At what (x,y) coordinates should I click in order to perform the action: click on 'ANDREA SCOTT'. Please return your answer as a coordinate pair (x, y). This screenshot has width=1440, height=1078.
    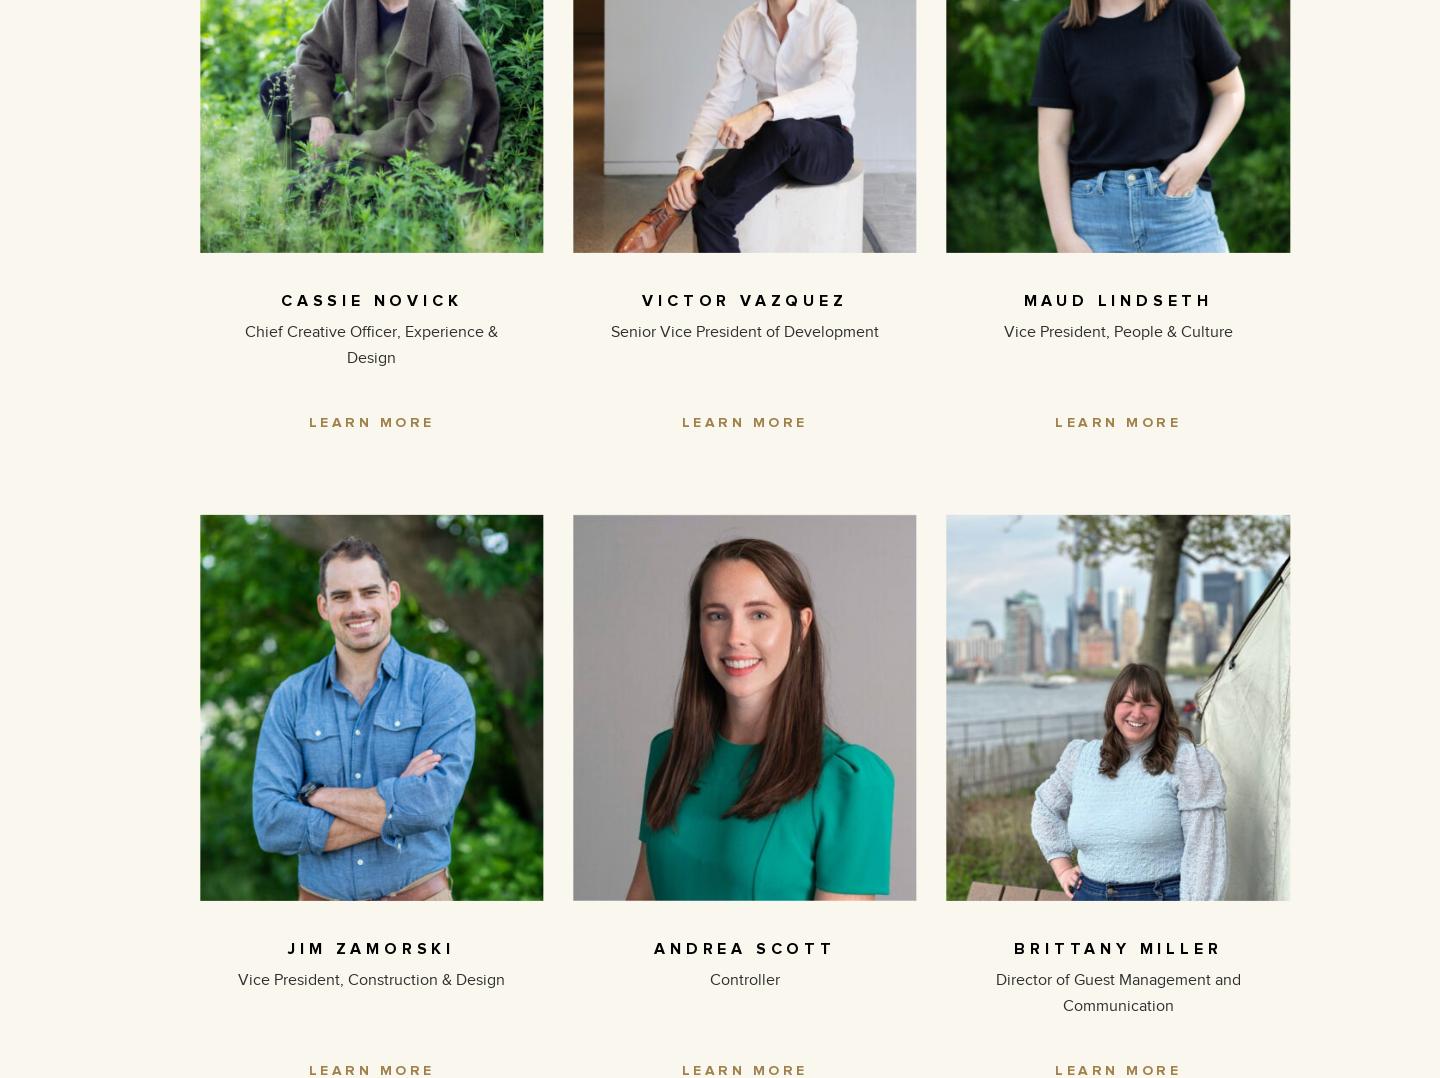
    Looking at the image, I should click on (743, 946).